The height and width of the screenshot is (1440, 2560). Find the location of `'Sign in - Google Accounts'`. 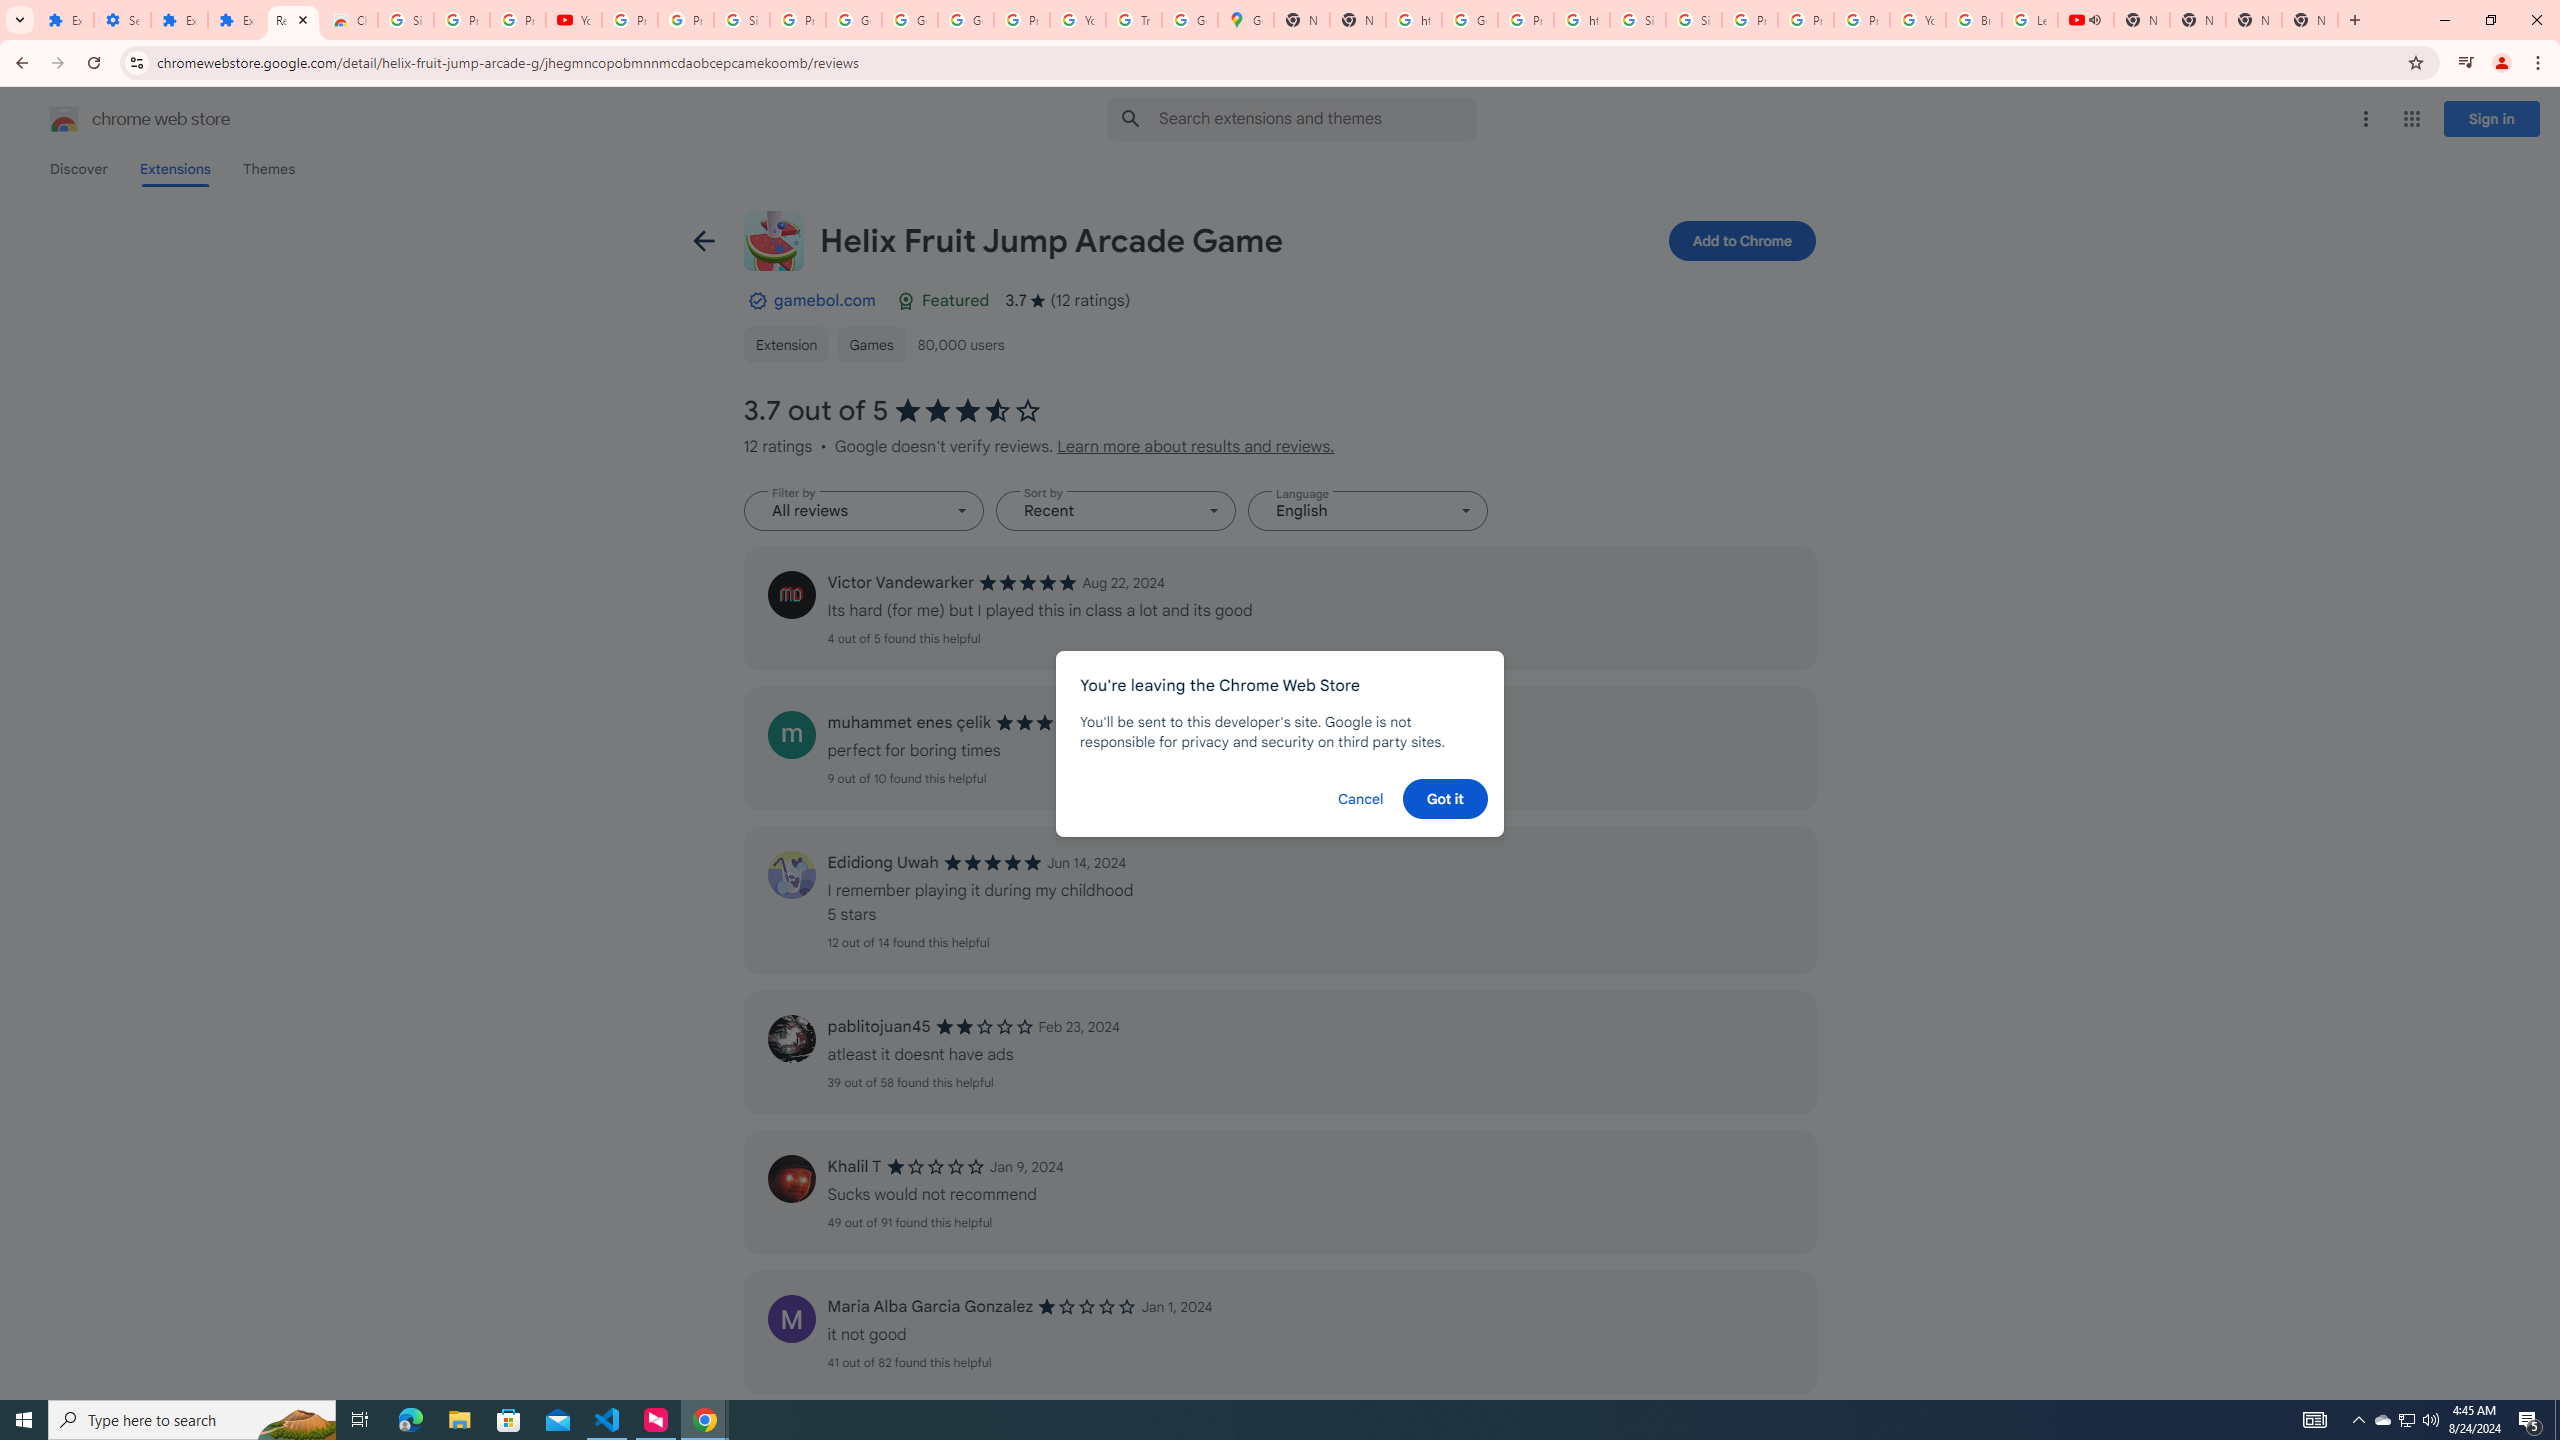

'Sign in - Google Accounts' is located at coordinates (1692, 19).